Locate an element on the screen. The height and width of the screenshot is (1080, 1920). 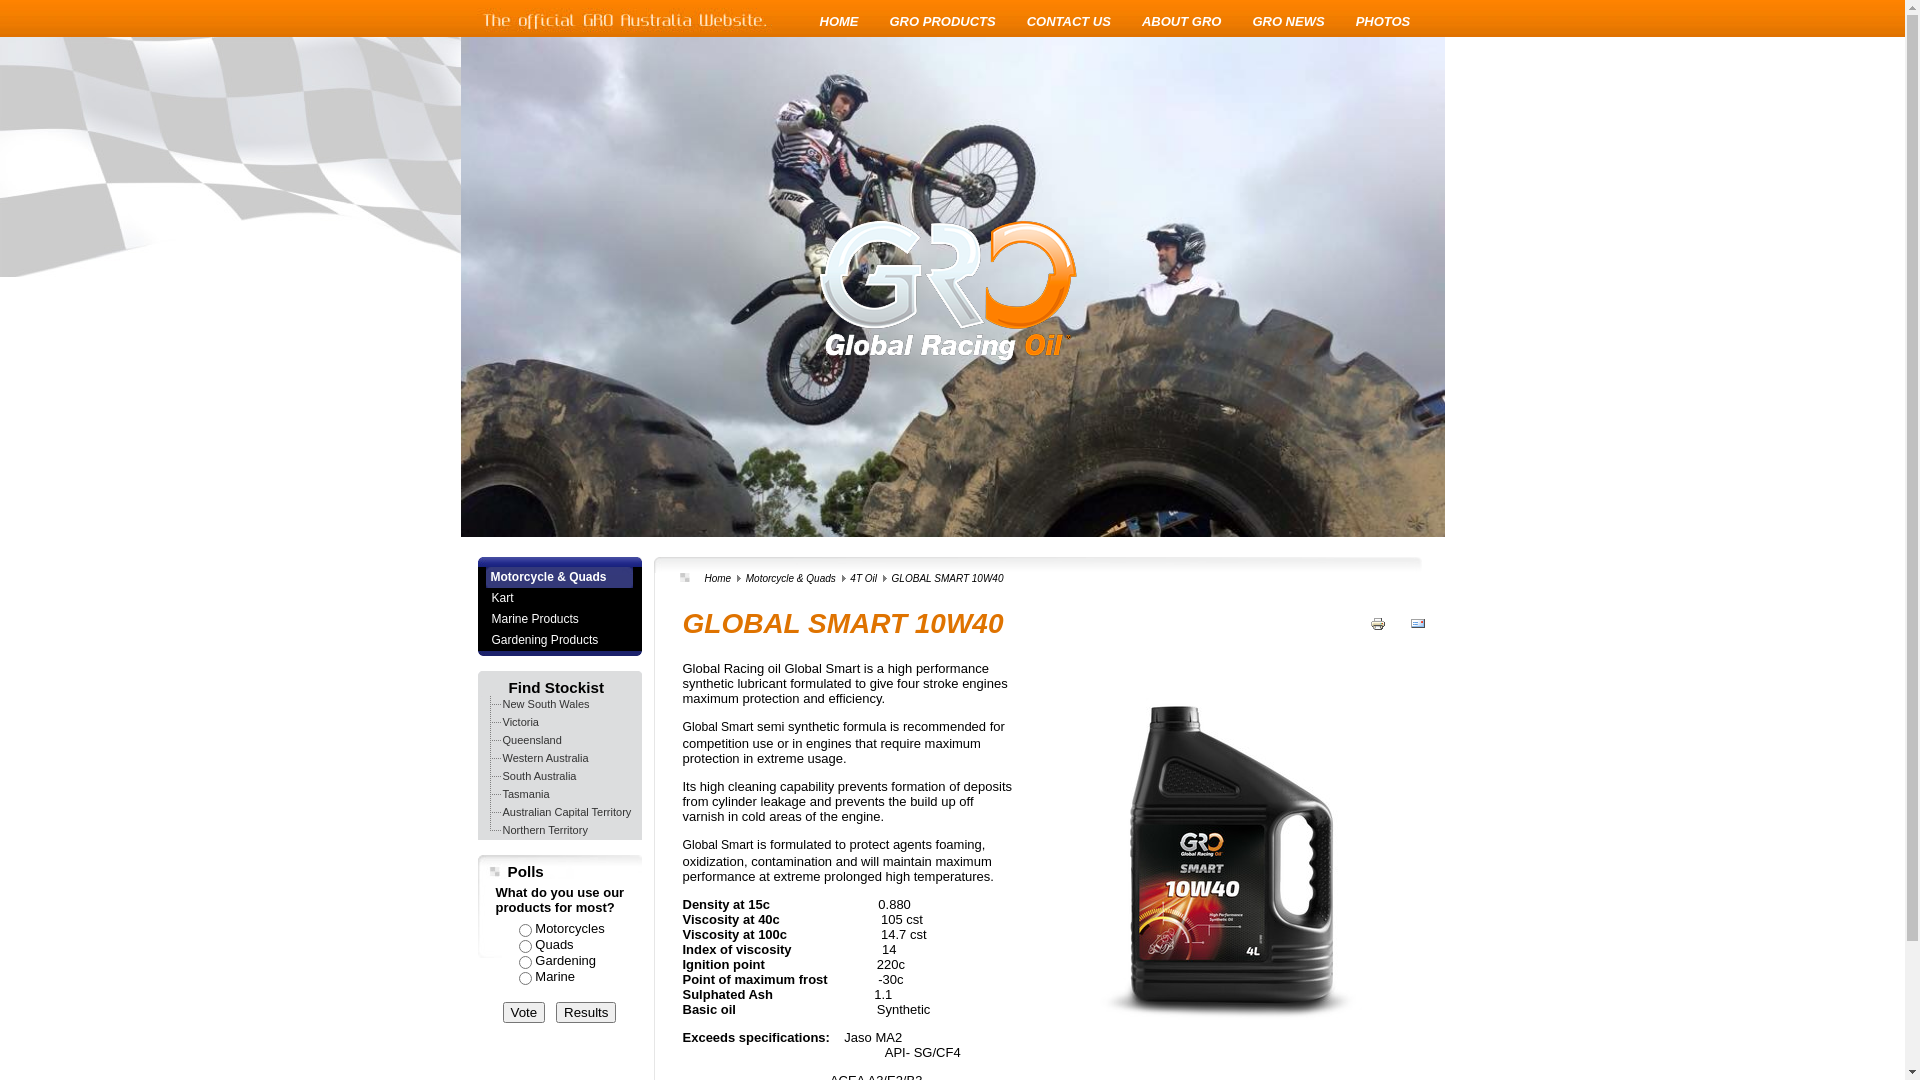
'HOME' is located at coordinates (839, 21).